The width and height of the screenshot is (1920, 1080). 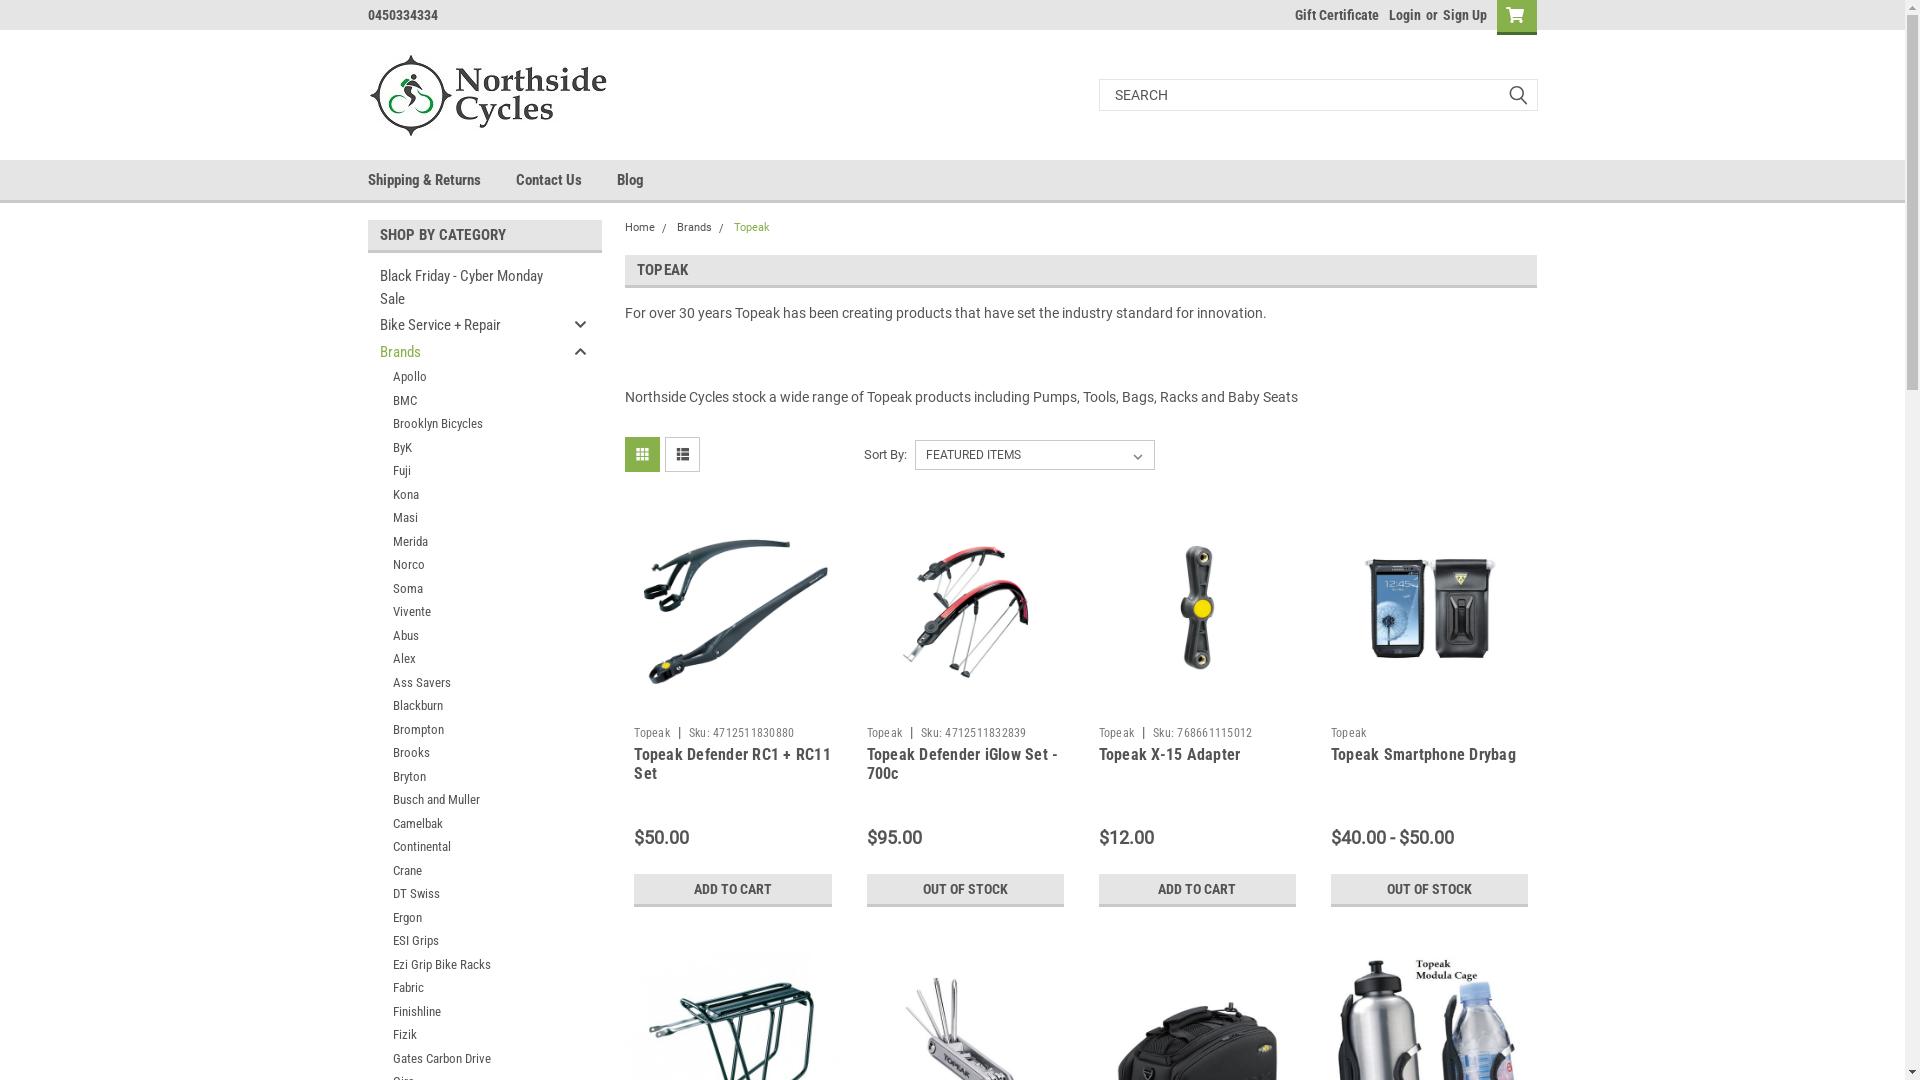 I want to click on 'Bike Service + Repair', so click(x=466, y=324).